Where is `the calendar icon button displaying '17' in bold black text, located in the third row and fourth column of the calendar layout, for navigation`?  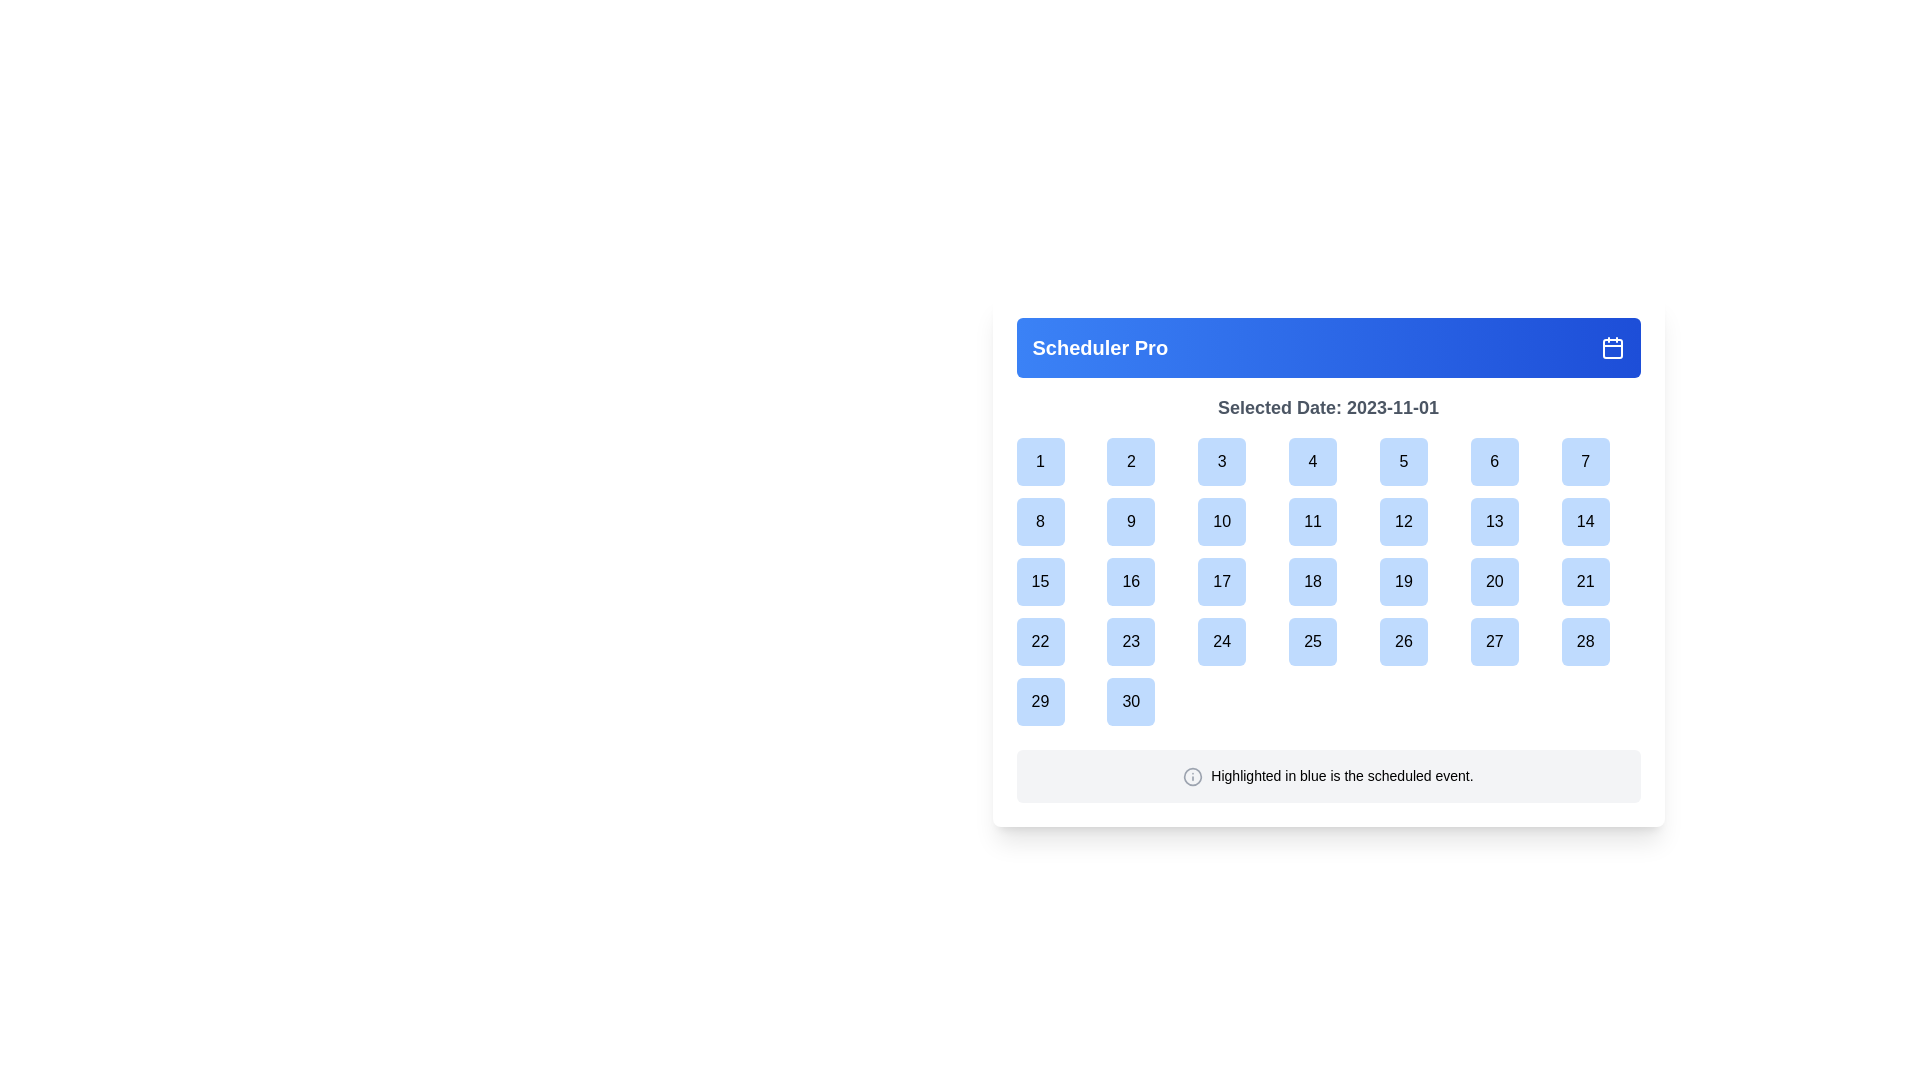
the calendar icon button displaying '17' in bold black text, located in the third row and fourth column of the calendar layout, for navigation is located at coordinates (1221, 582).